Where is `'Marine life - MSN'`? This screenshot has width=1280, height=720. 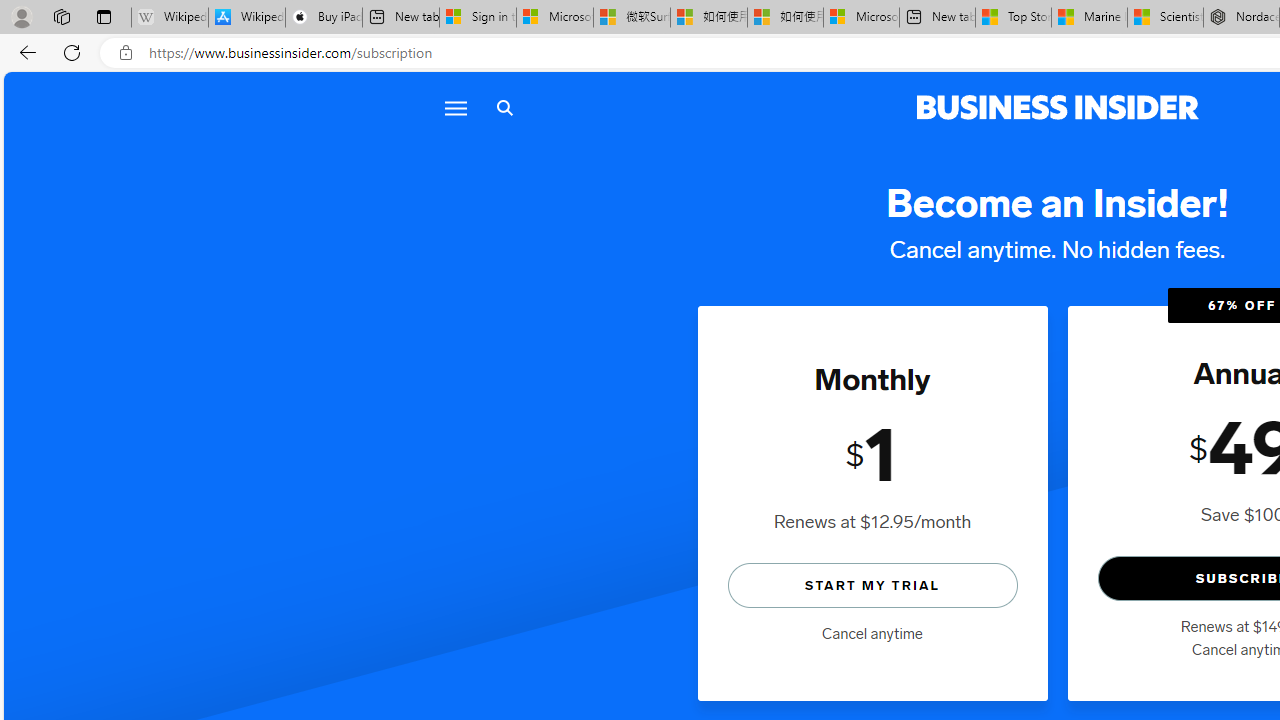
'Marine life - MSN' is located at coordinates (1088, 17).